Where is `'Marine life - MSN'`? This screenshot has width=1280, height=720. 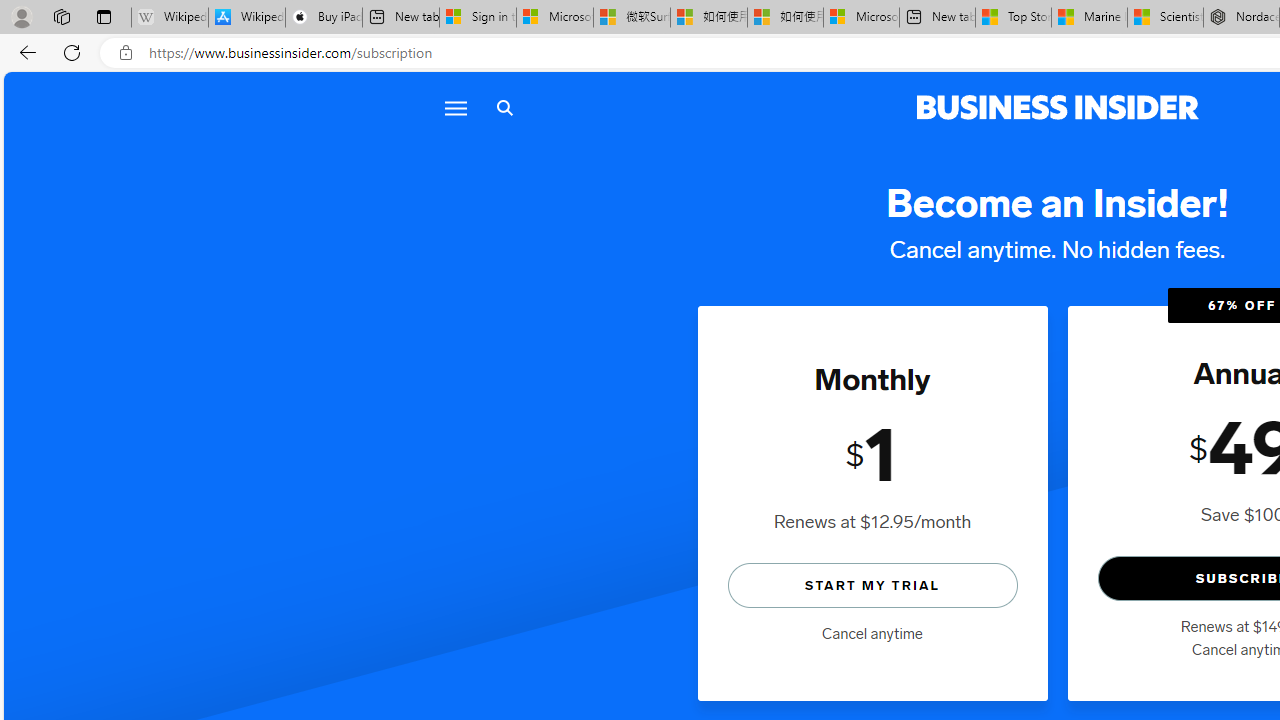
'Marine life - MSN' is located at coordinates (1088, 17).